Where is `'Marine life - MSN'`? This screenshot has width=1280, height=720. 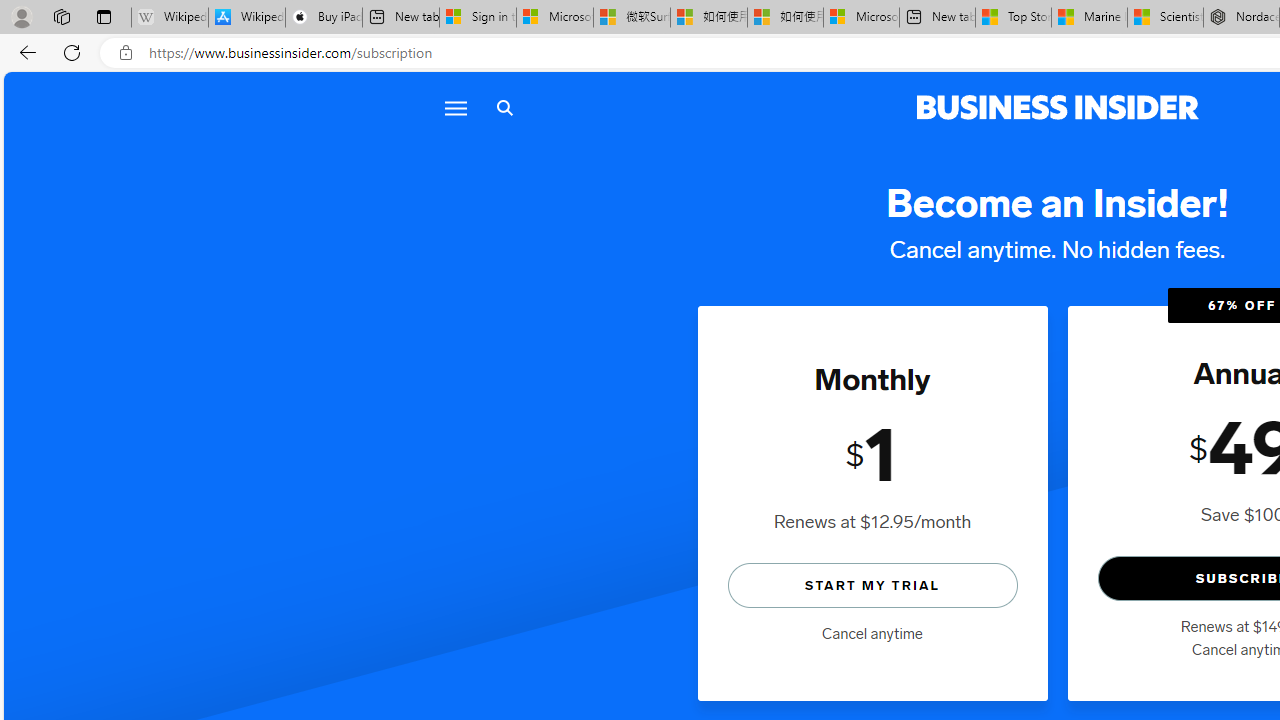
'Marine life - MSN' is located at coordinates (1088, 17).